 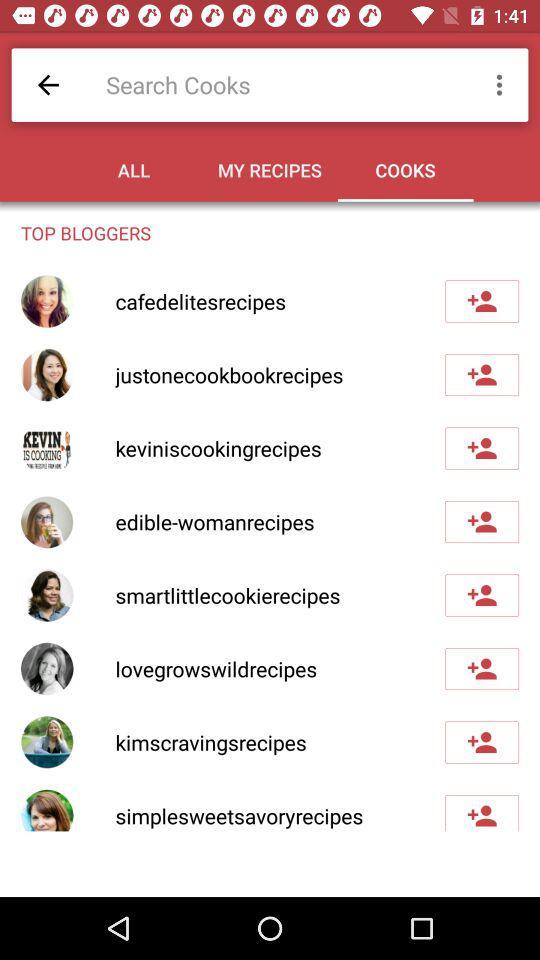 I want to click on follow cook, so click(x=481, y=813).